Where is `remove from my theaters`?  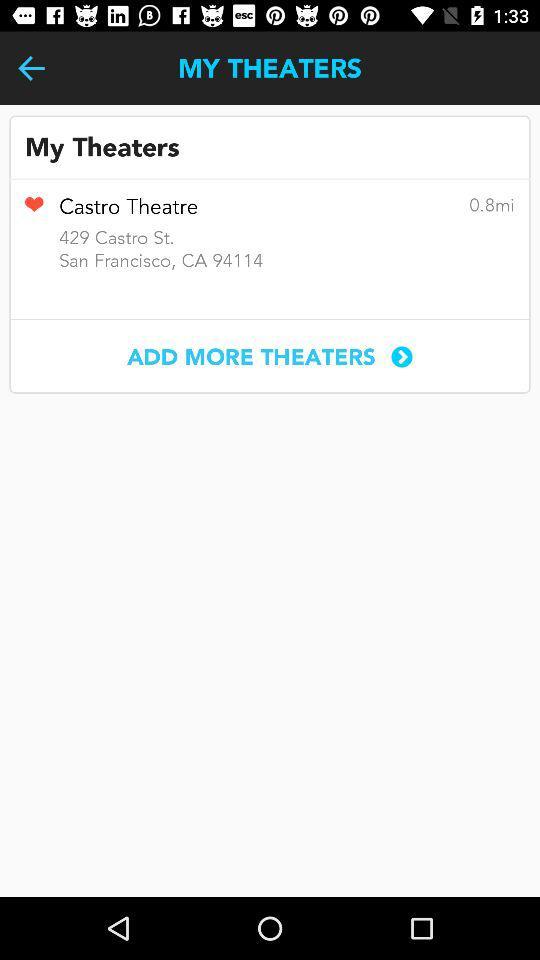
remove from my theaters is located at coordinates (33, 211).